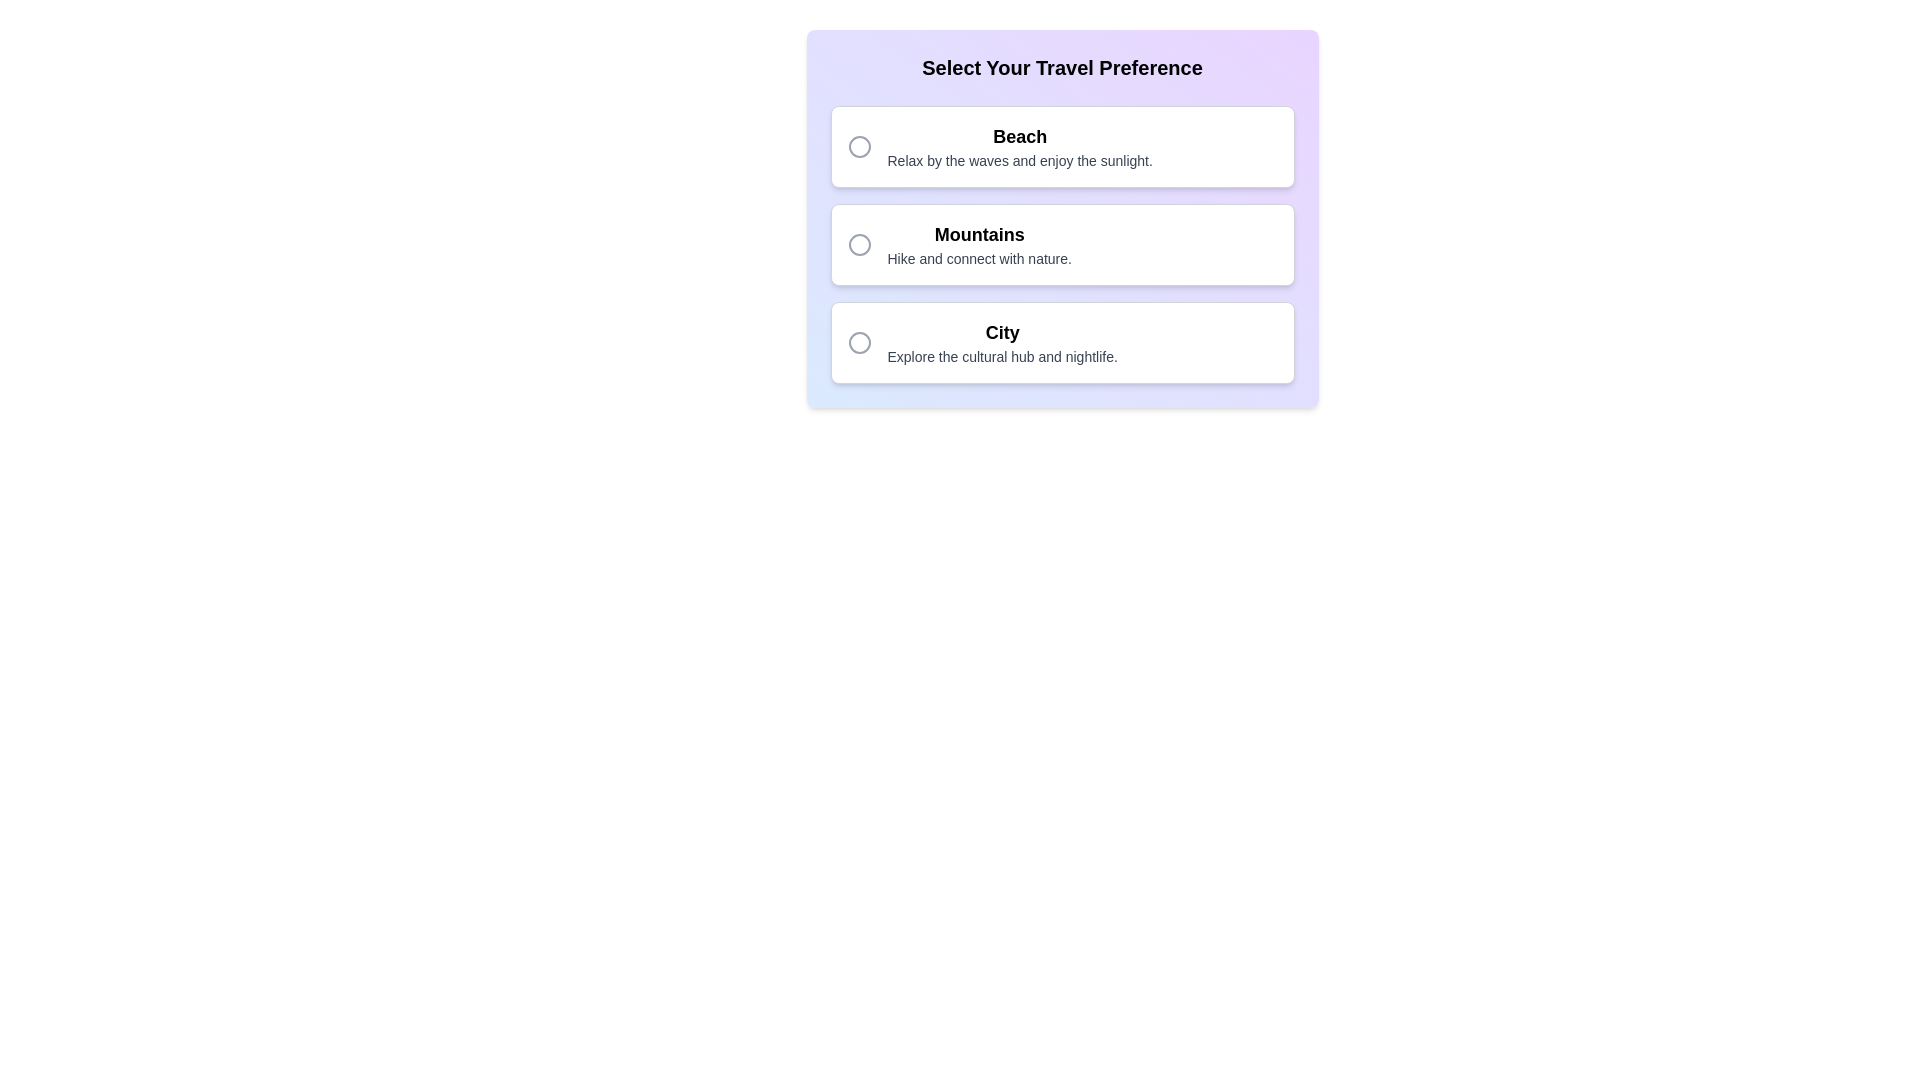  I want to click on the circular SVG element representing the radio button for the 'Mountains' option, which is located in the second position of a vertical list of three options, so click(859, 244).